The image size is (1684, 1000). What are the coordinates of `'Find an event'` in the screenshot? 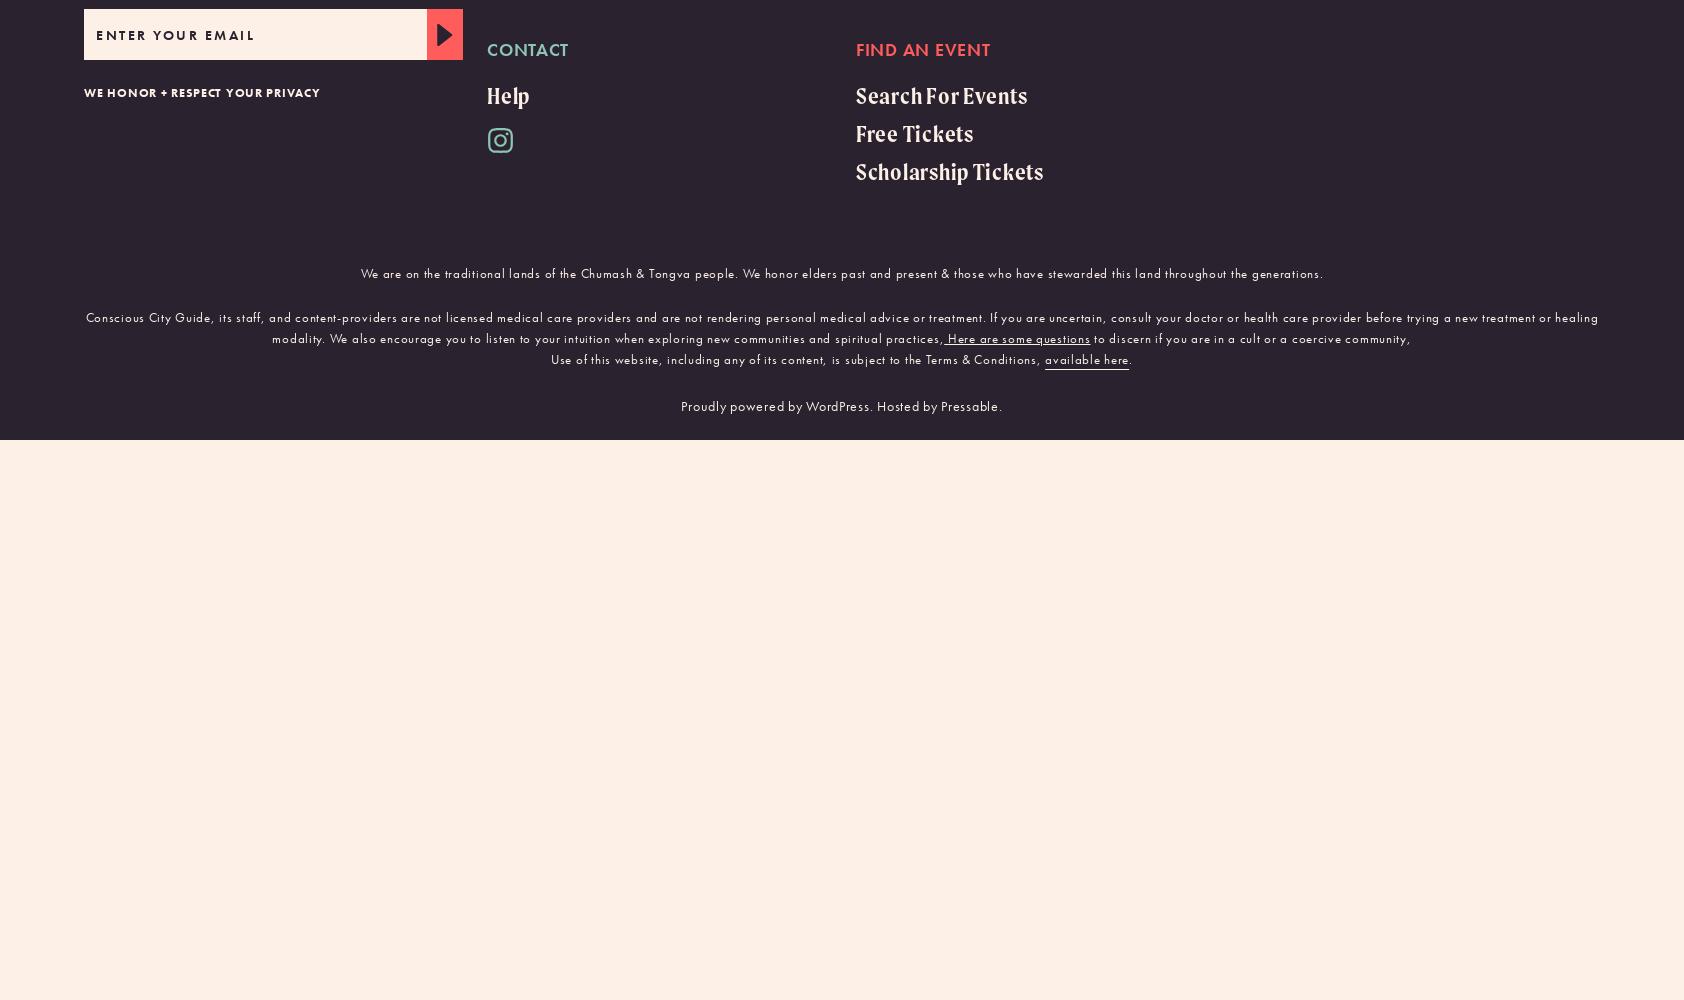 It's located at (922, 48).